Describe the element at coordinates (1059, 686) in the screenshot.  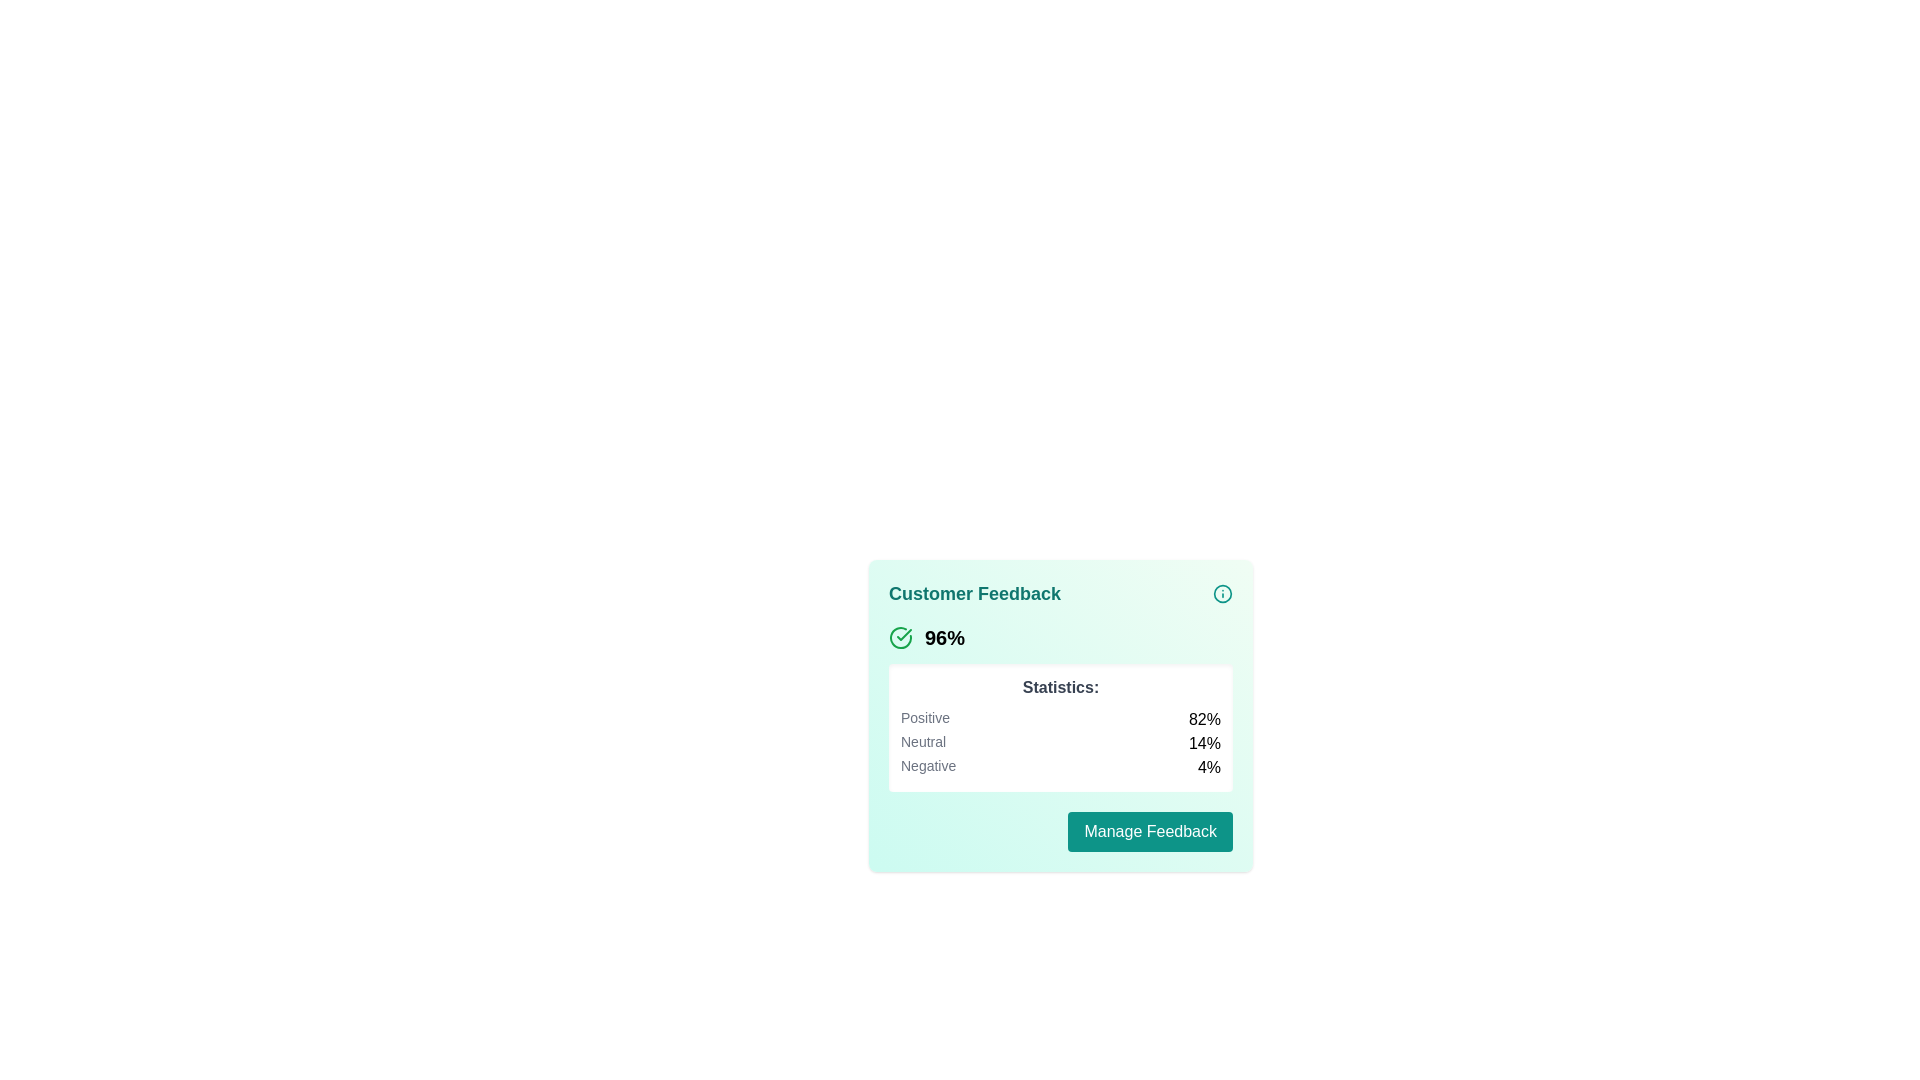
I see `the 'Statistics:' text label, which is styled in bold, medium-size dark gray font and is positioned above the statistical data section` at that location.